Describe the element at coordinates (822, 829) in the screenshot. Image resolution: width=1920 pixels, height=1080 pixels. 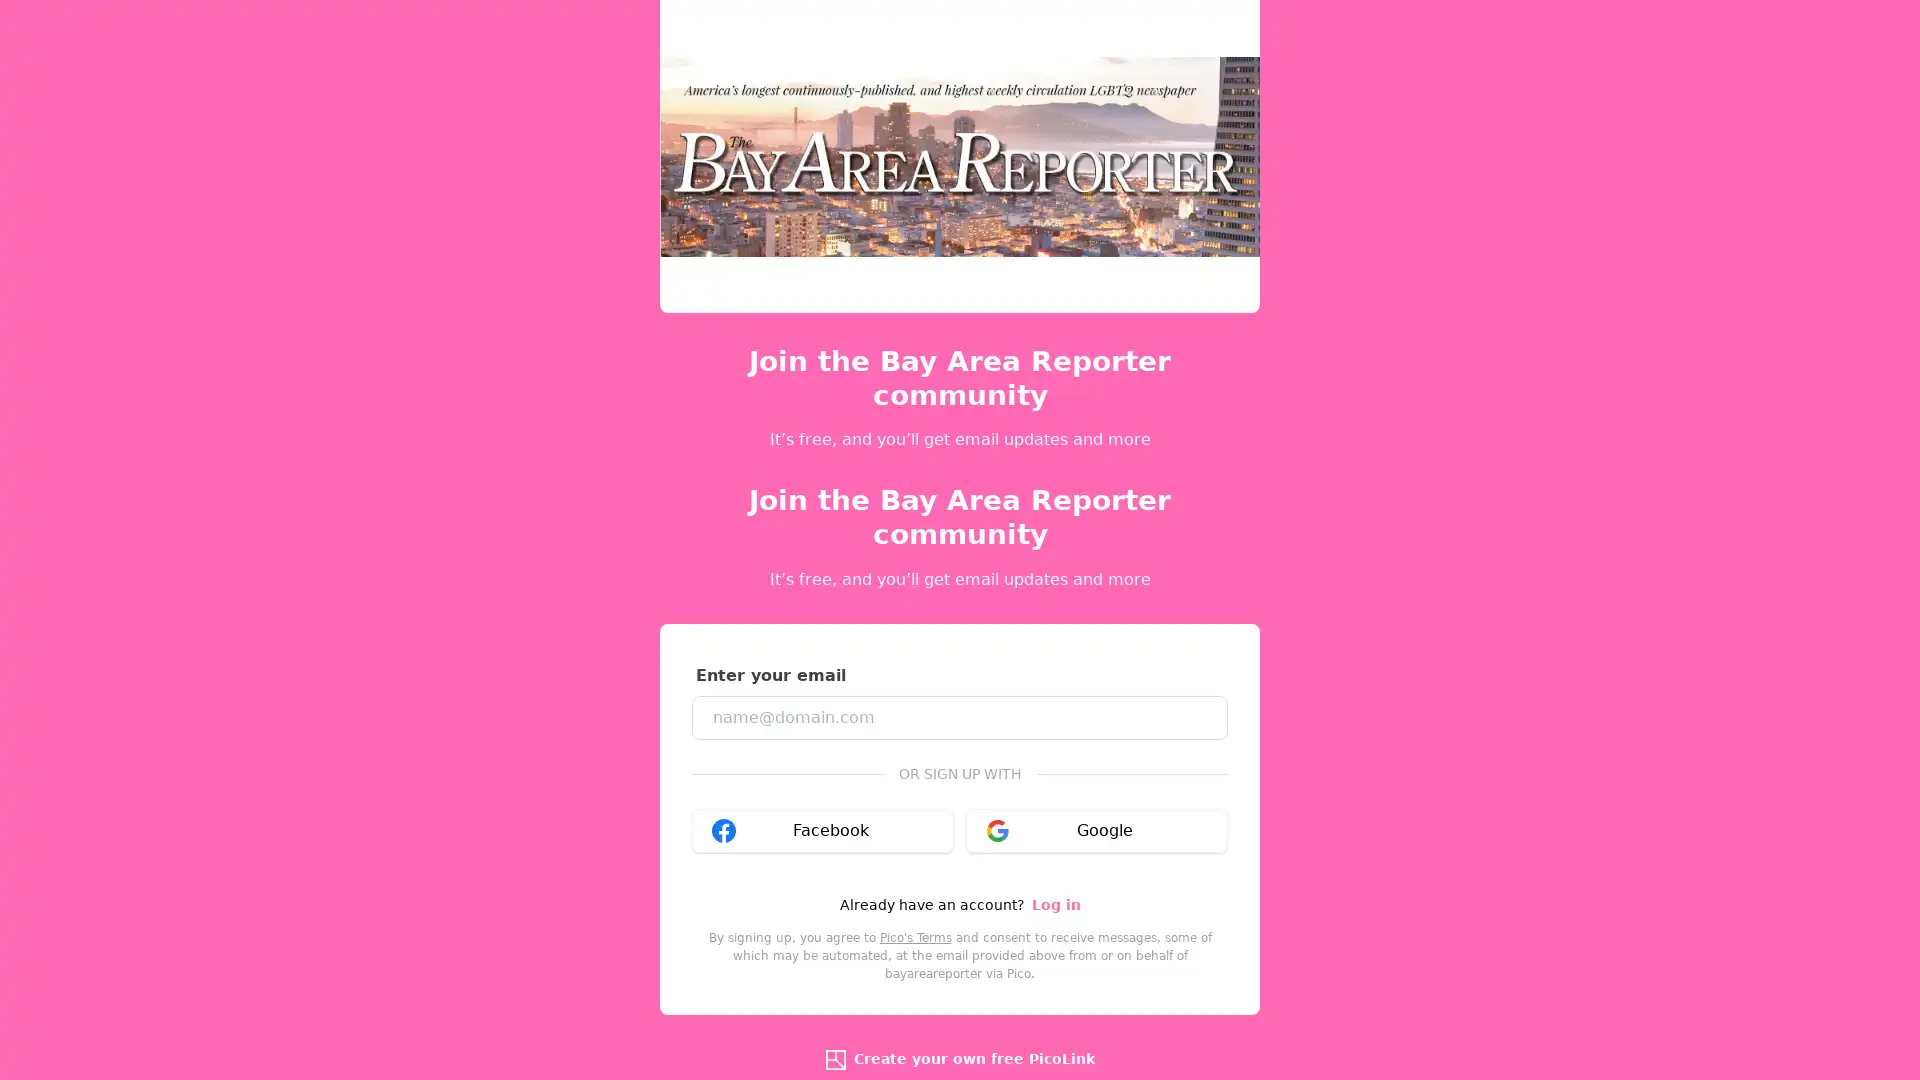
I see `Facebook` at that location.